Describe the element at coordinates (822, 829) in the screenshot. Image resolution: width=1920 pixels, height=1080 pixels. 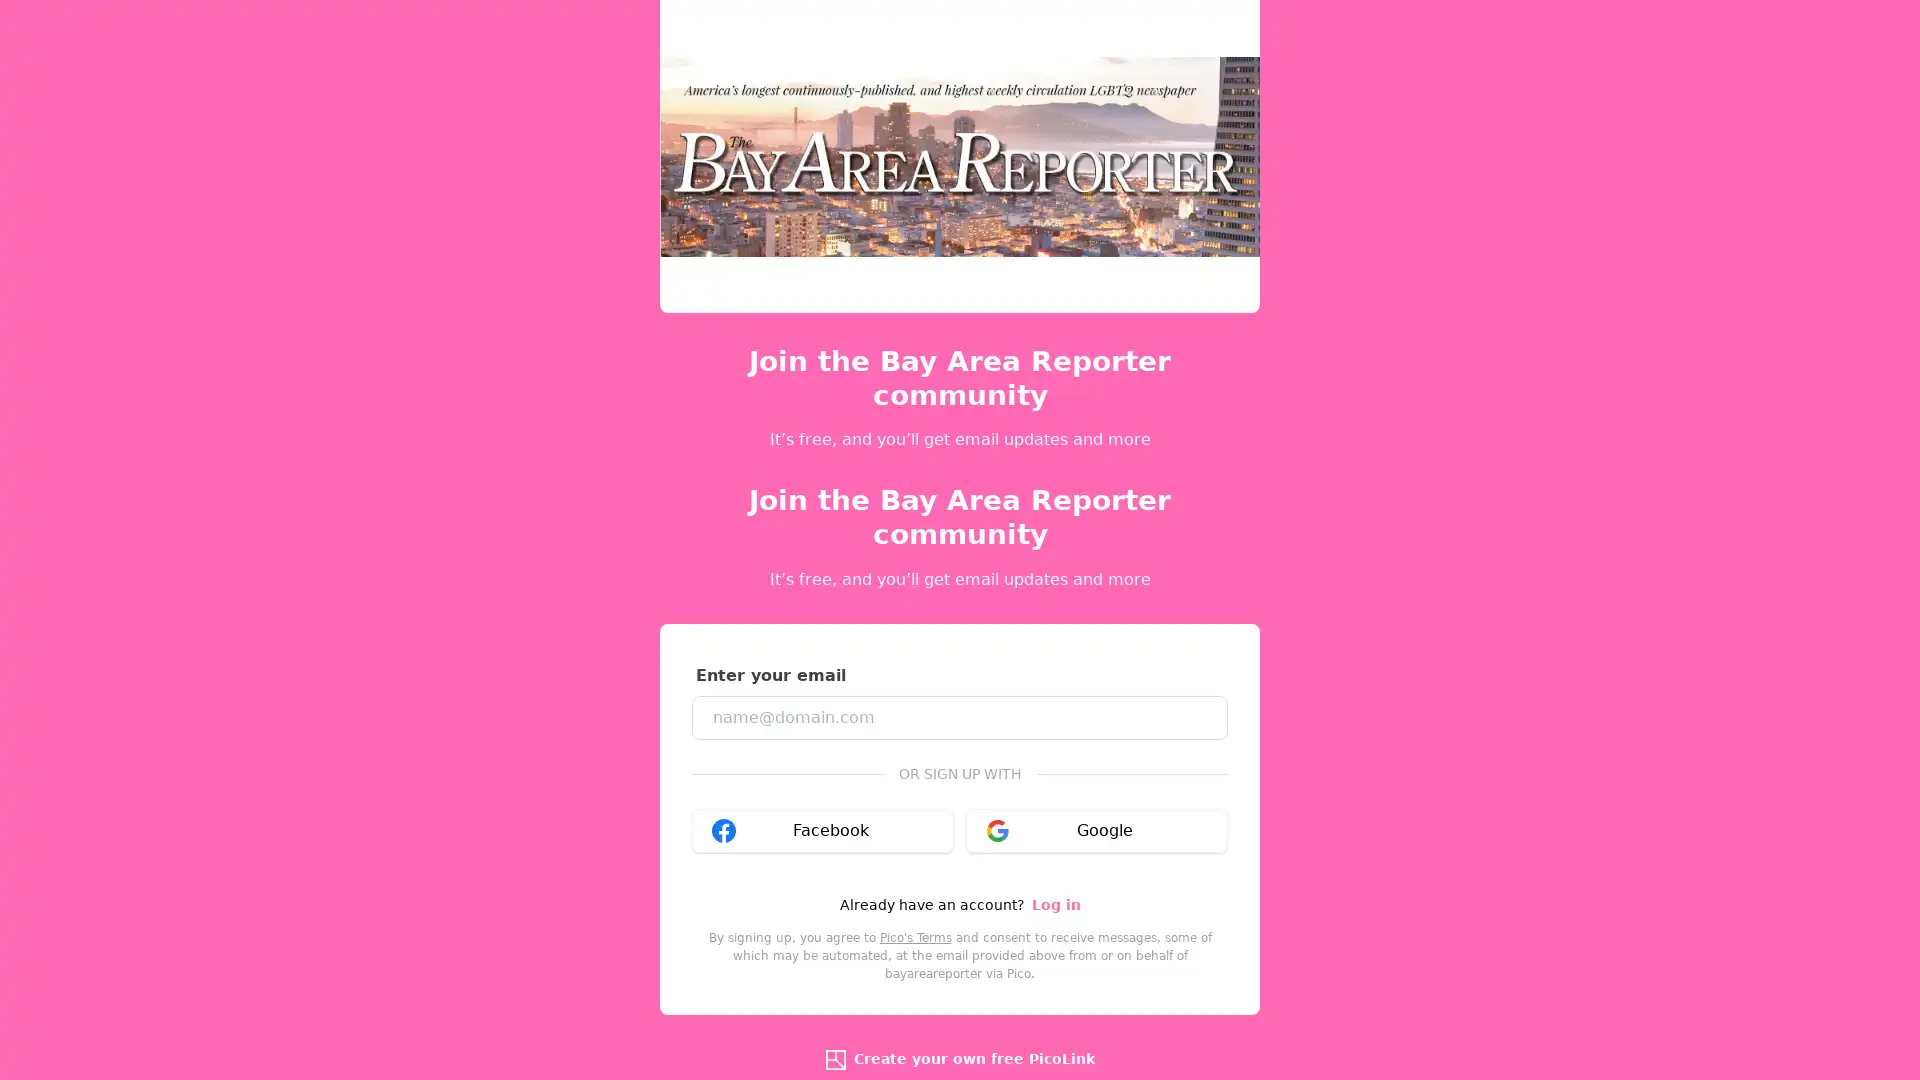
I see `Facebook` at that location.